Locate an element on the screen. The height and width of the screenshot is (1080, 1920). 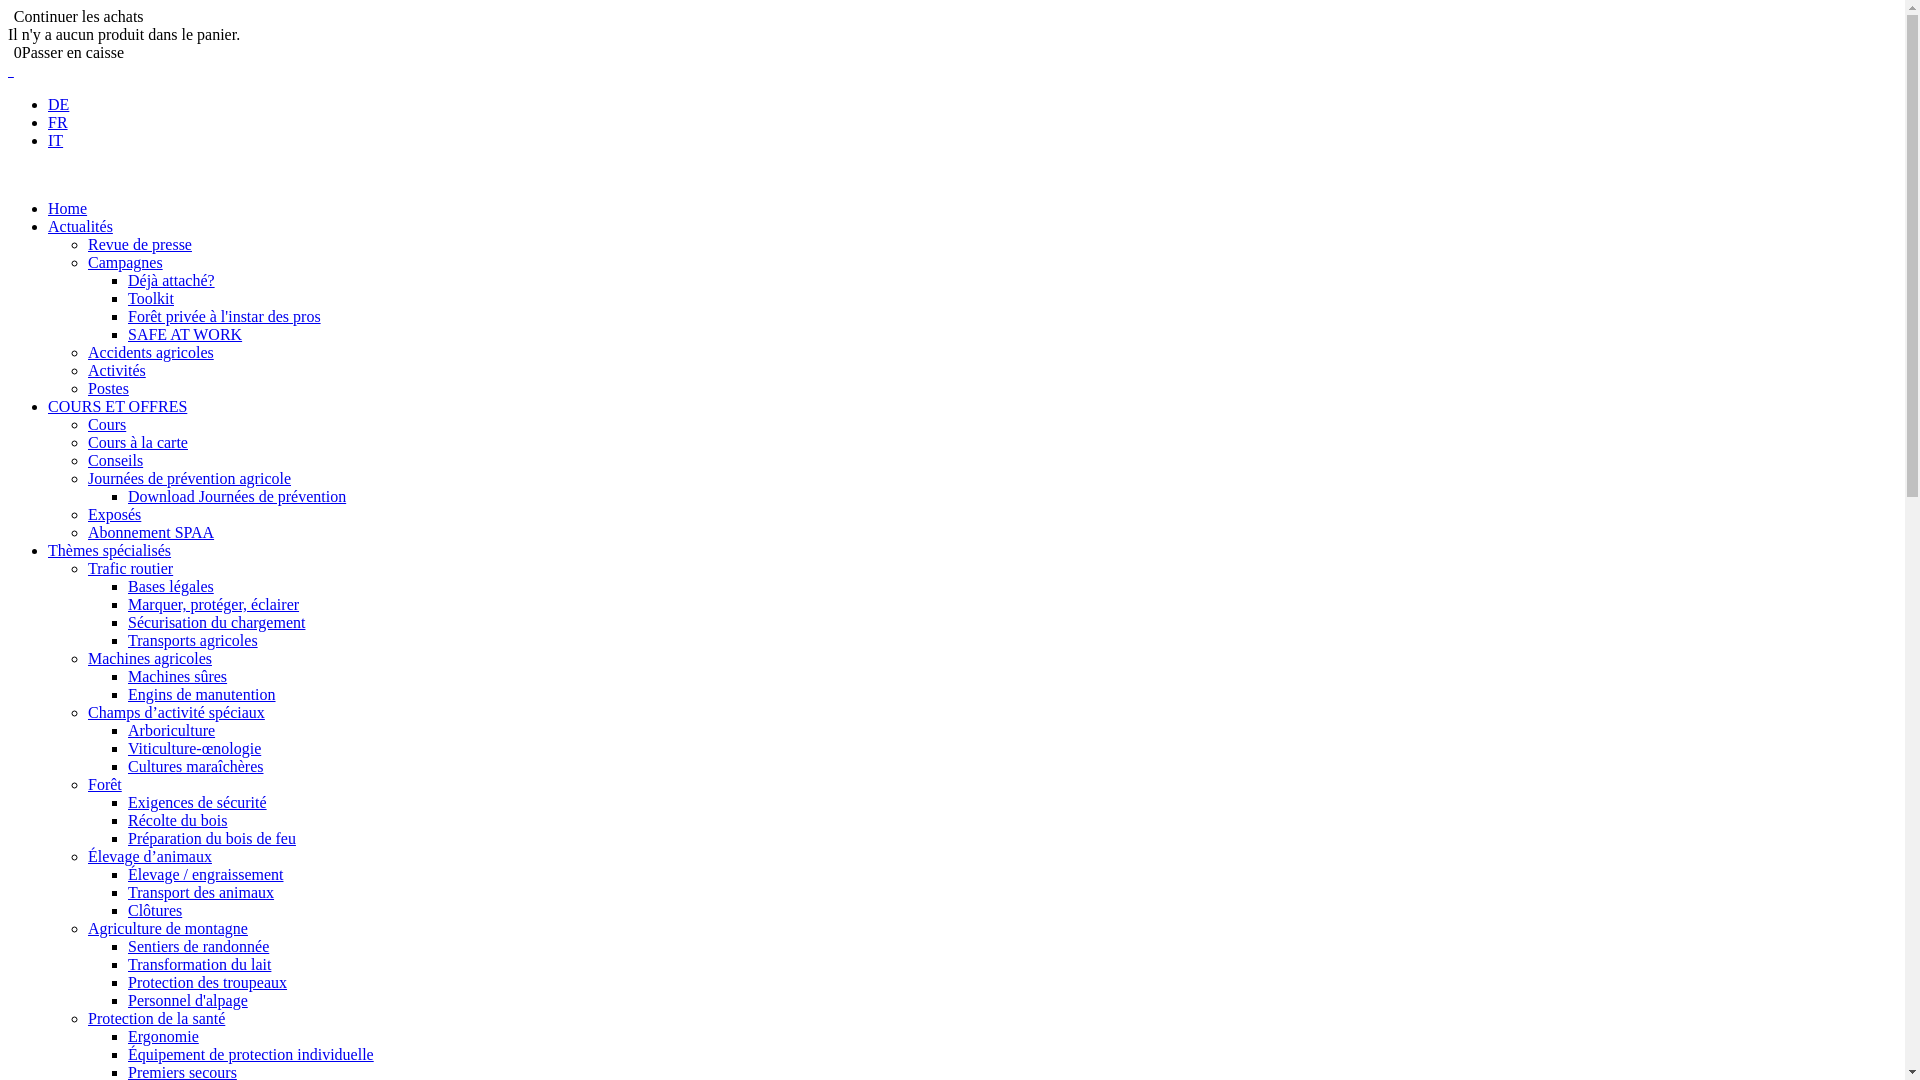
'Campagnes' is located at coordinates (124, 261).